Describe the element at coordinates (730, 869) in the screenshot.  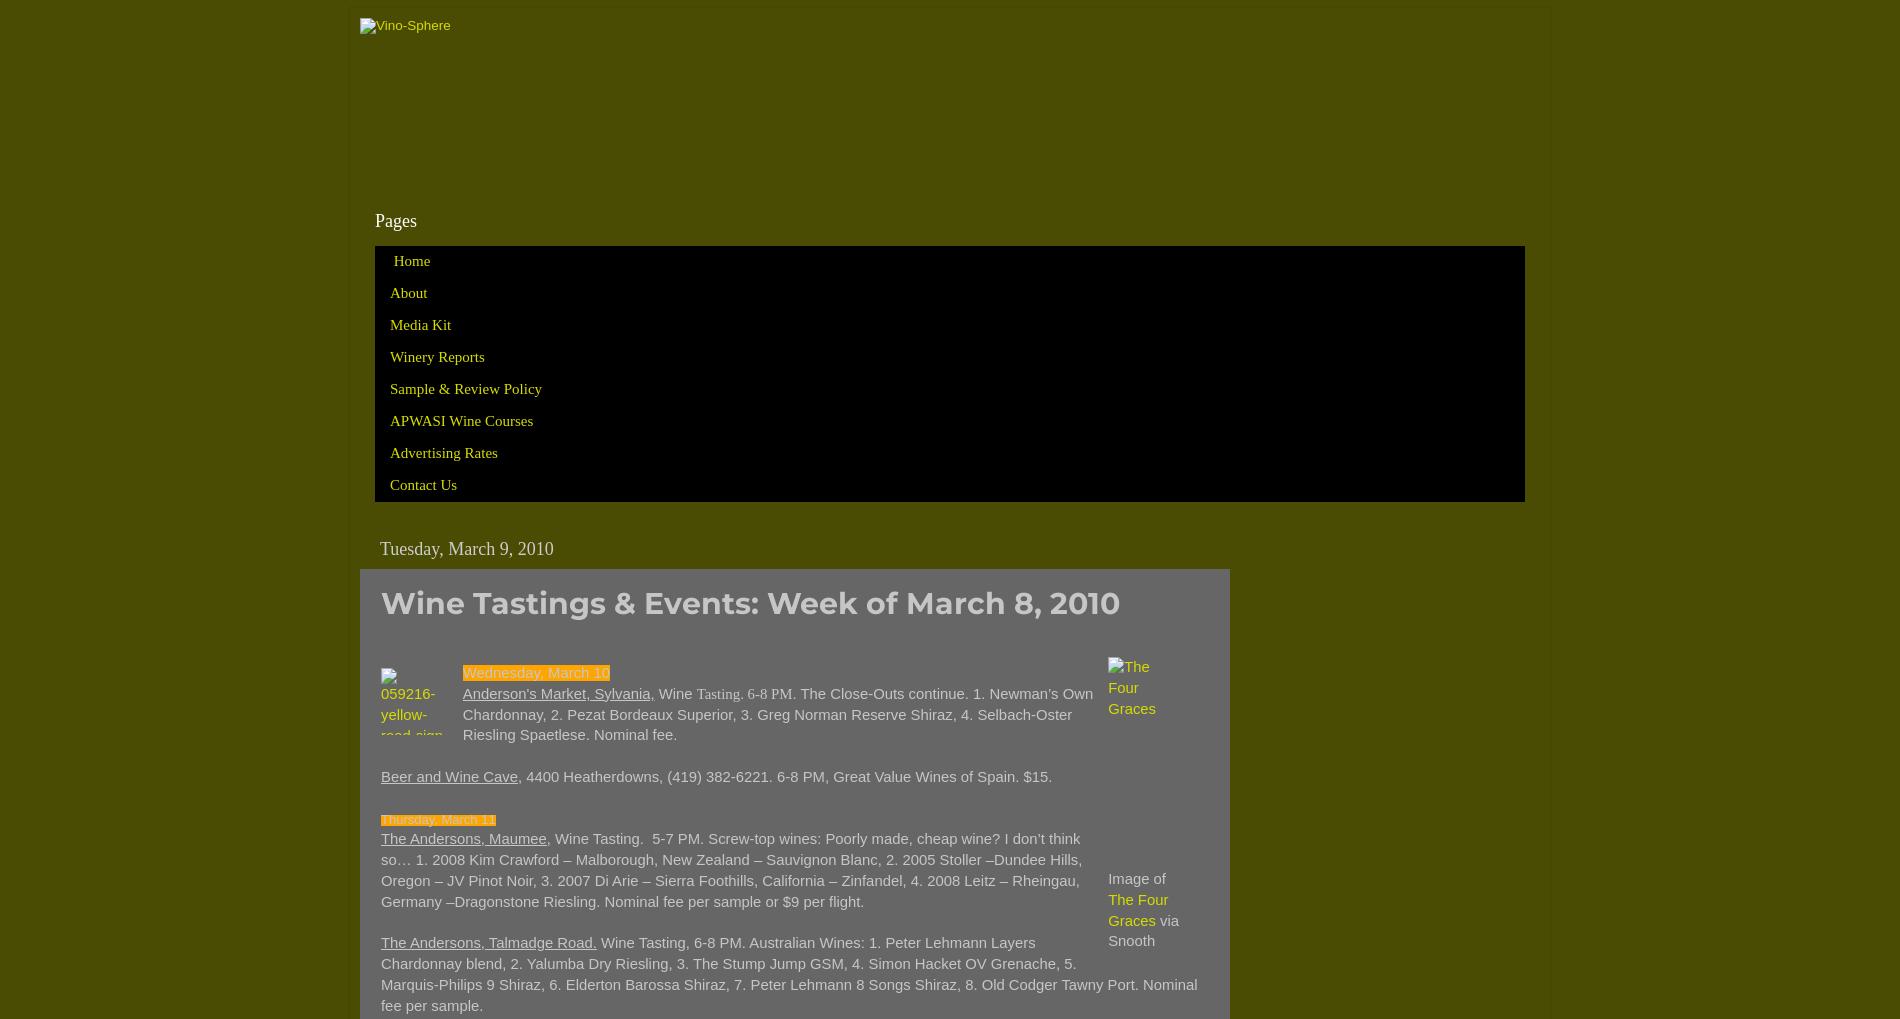
I see `'Wine Tasting.  5-7 PM. Screw-top wines: Poorly made, cheap wine? I don’t think so… 1. 2008 Kim Crawford – Malborough, New Zealand – Sauvignon Blanc, 2. 2005 Stoller –Dundee Hills, Oregon – JV Pinot Noir, 3. 2007 Di Arie – Sierra Foothills, California – Zinfandel, 4. 2008 Leitz – Rheingau, Germany –Dragonstone Riesling. Nominal fee per sample or $9 per flight.'` at that location.